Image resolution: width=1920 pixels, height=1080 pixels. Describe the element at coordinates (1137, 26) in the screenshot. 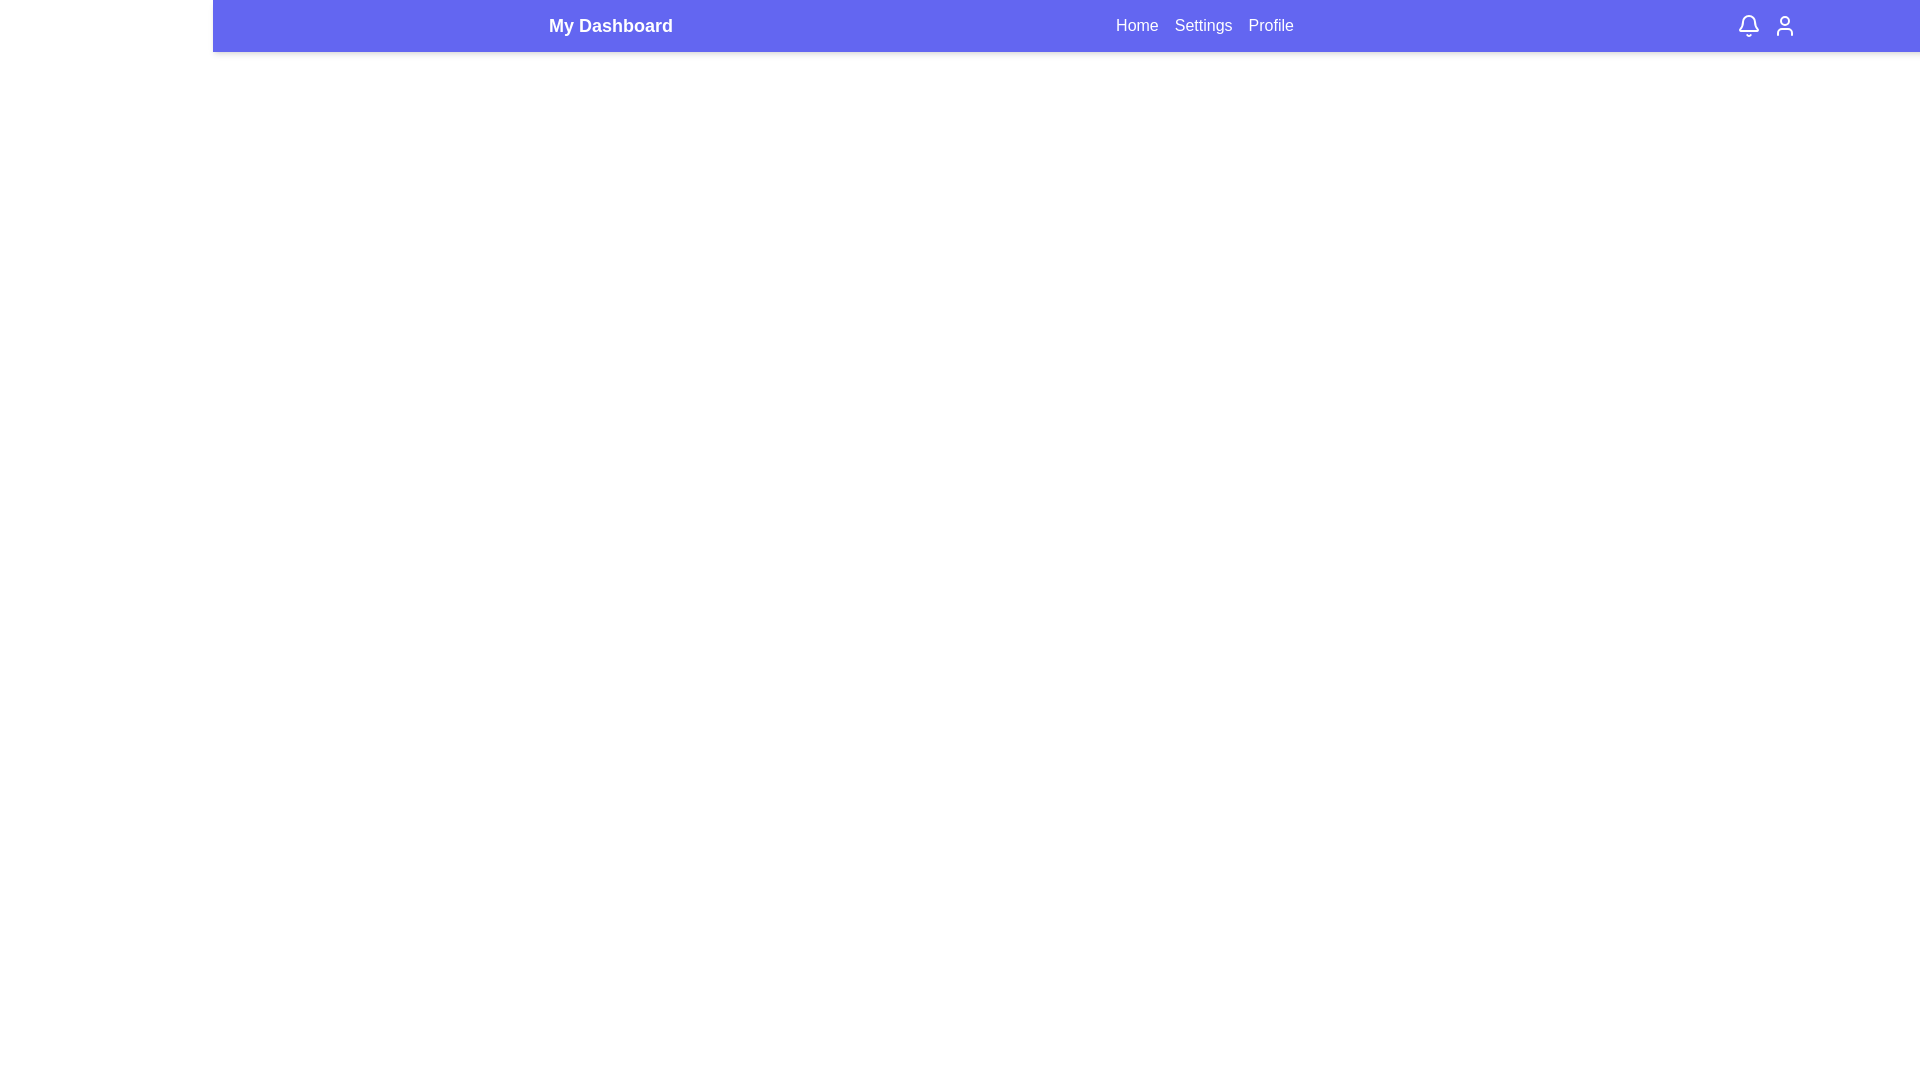

I see `the 'Home' navigational text link in the top navigation bar to change its color to yellow` at that location.